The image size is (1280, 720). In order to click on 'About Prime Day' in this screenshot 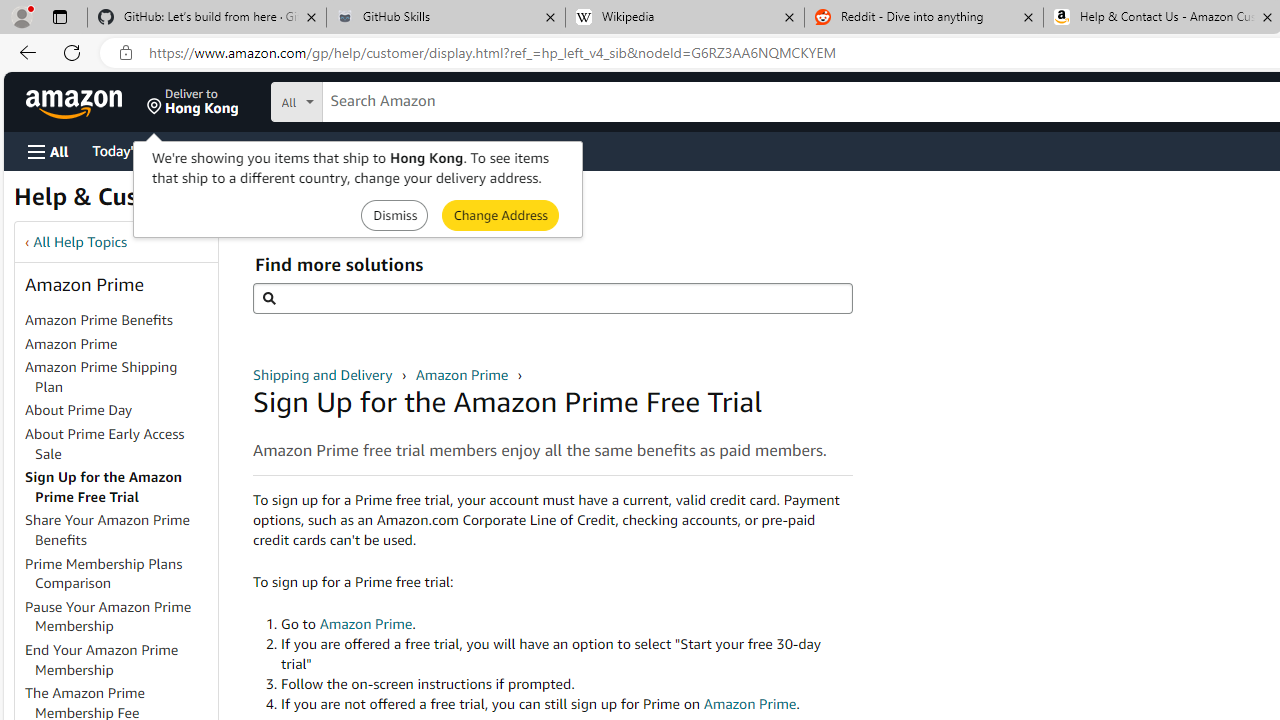, I will do `click(119, 410)`.